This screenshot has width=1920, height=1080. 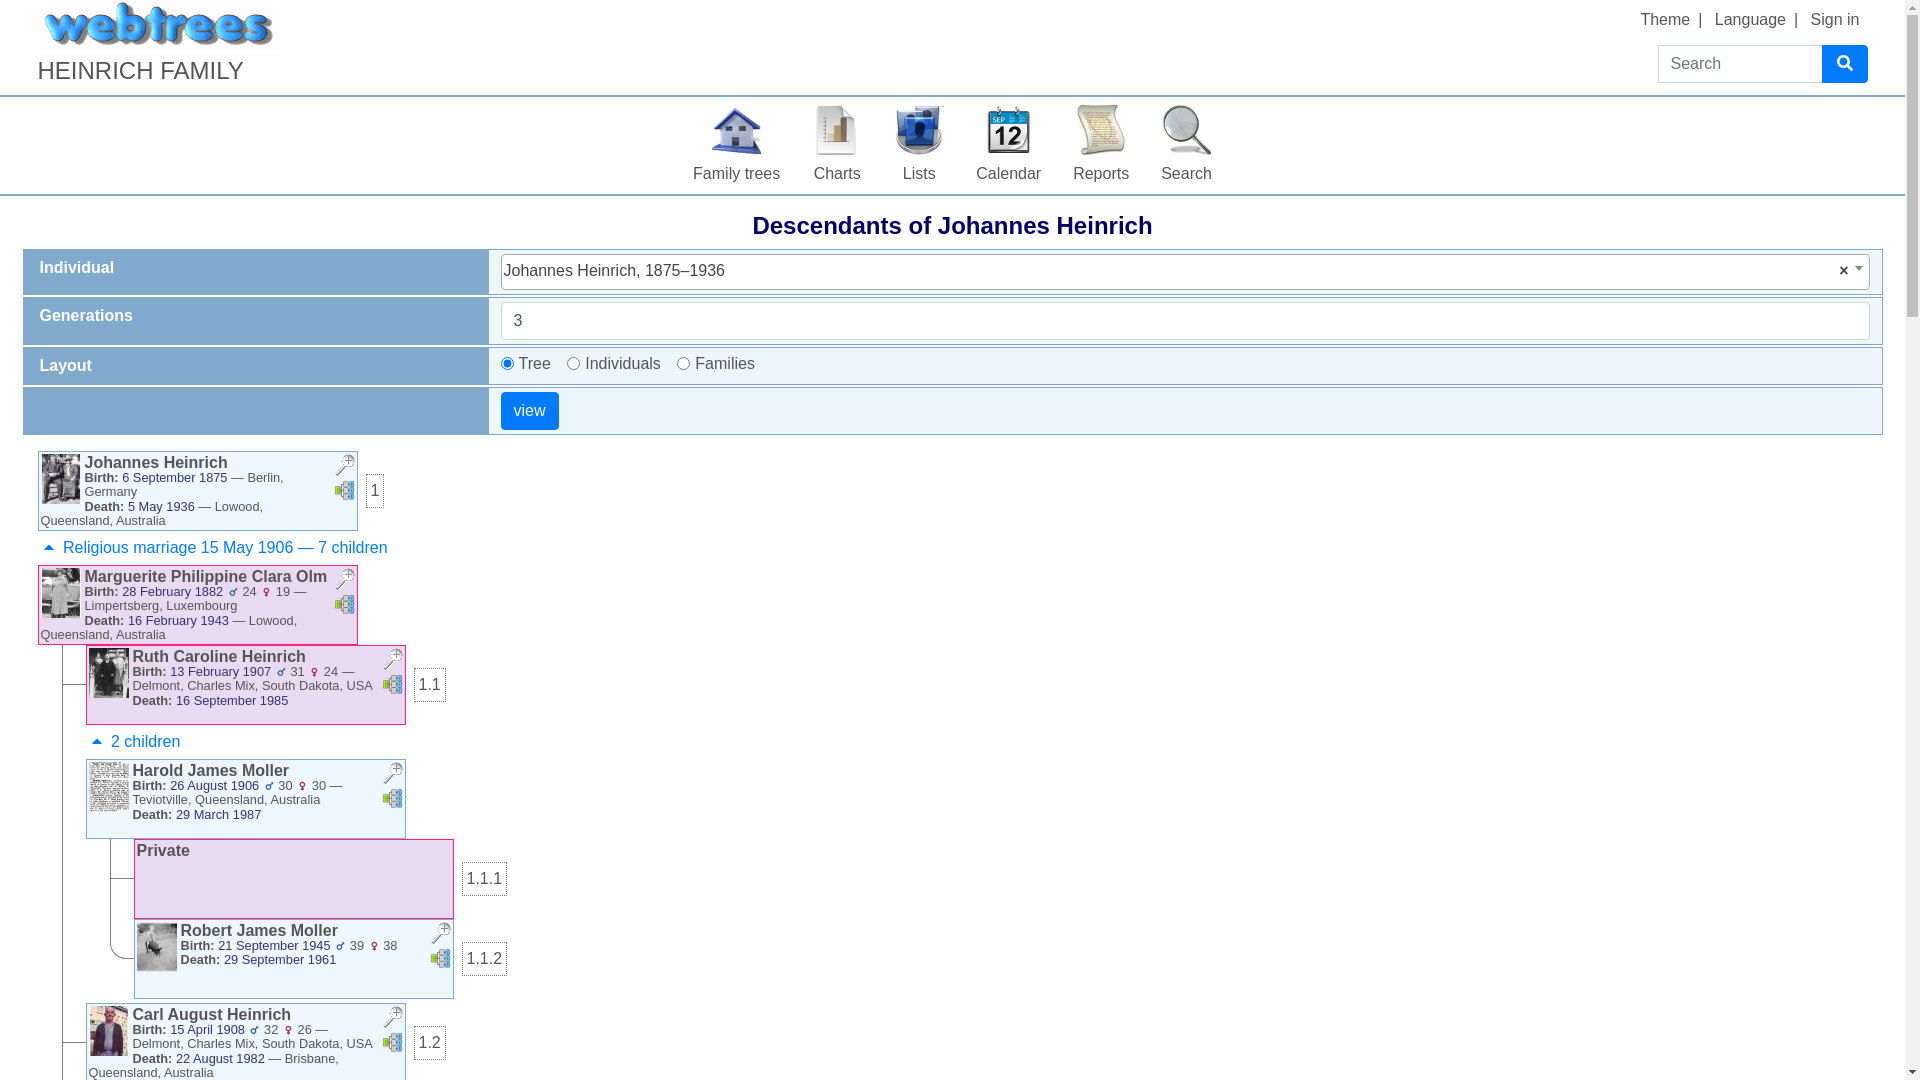 What do you see at coordinates (85, 741) in the screenshot?
I see `'2 children'` at bounding box center [85, 741].